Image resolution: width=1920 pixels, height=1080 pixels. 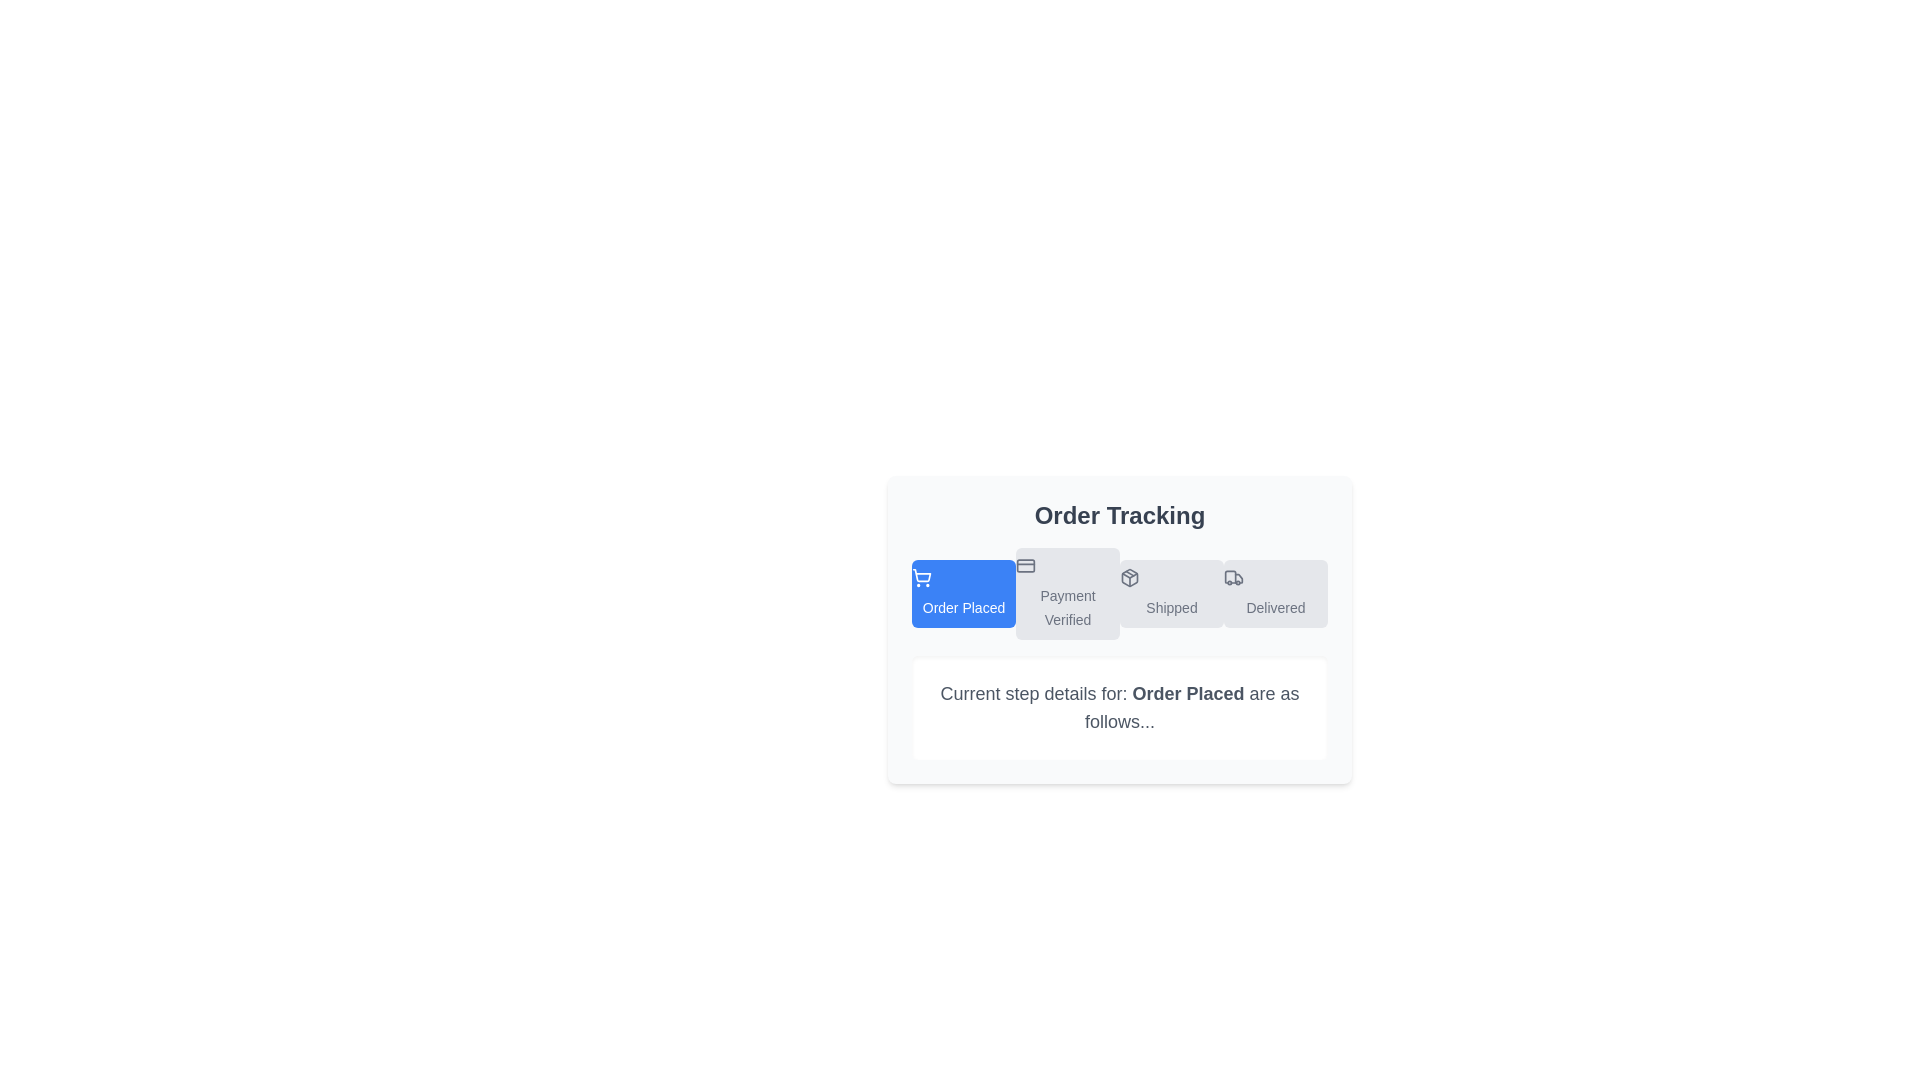 What do you see at coordinates (964, 607) in the screenshot?
I see `the 'Order Placed' text label, which is part of a progress tracker button with a blue background located on the far left of the navigation bar` at bounding box center [964, 607].